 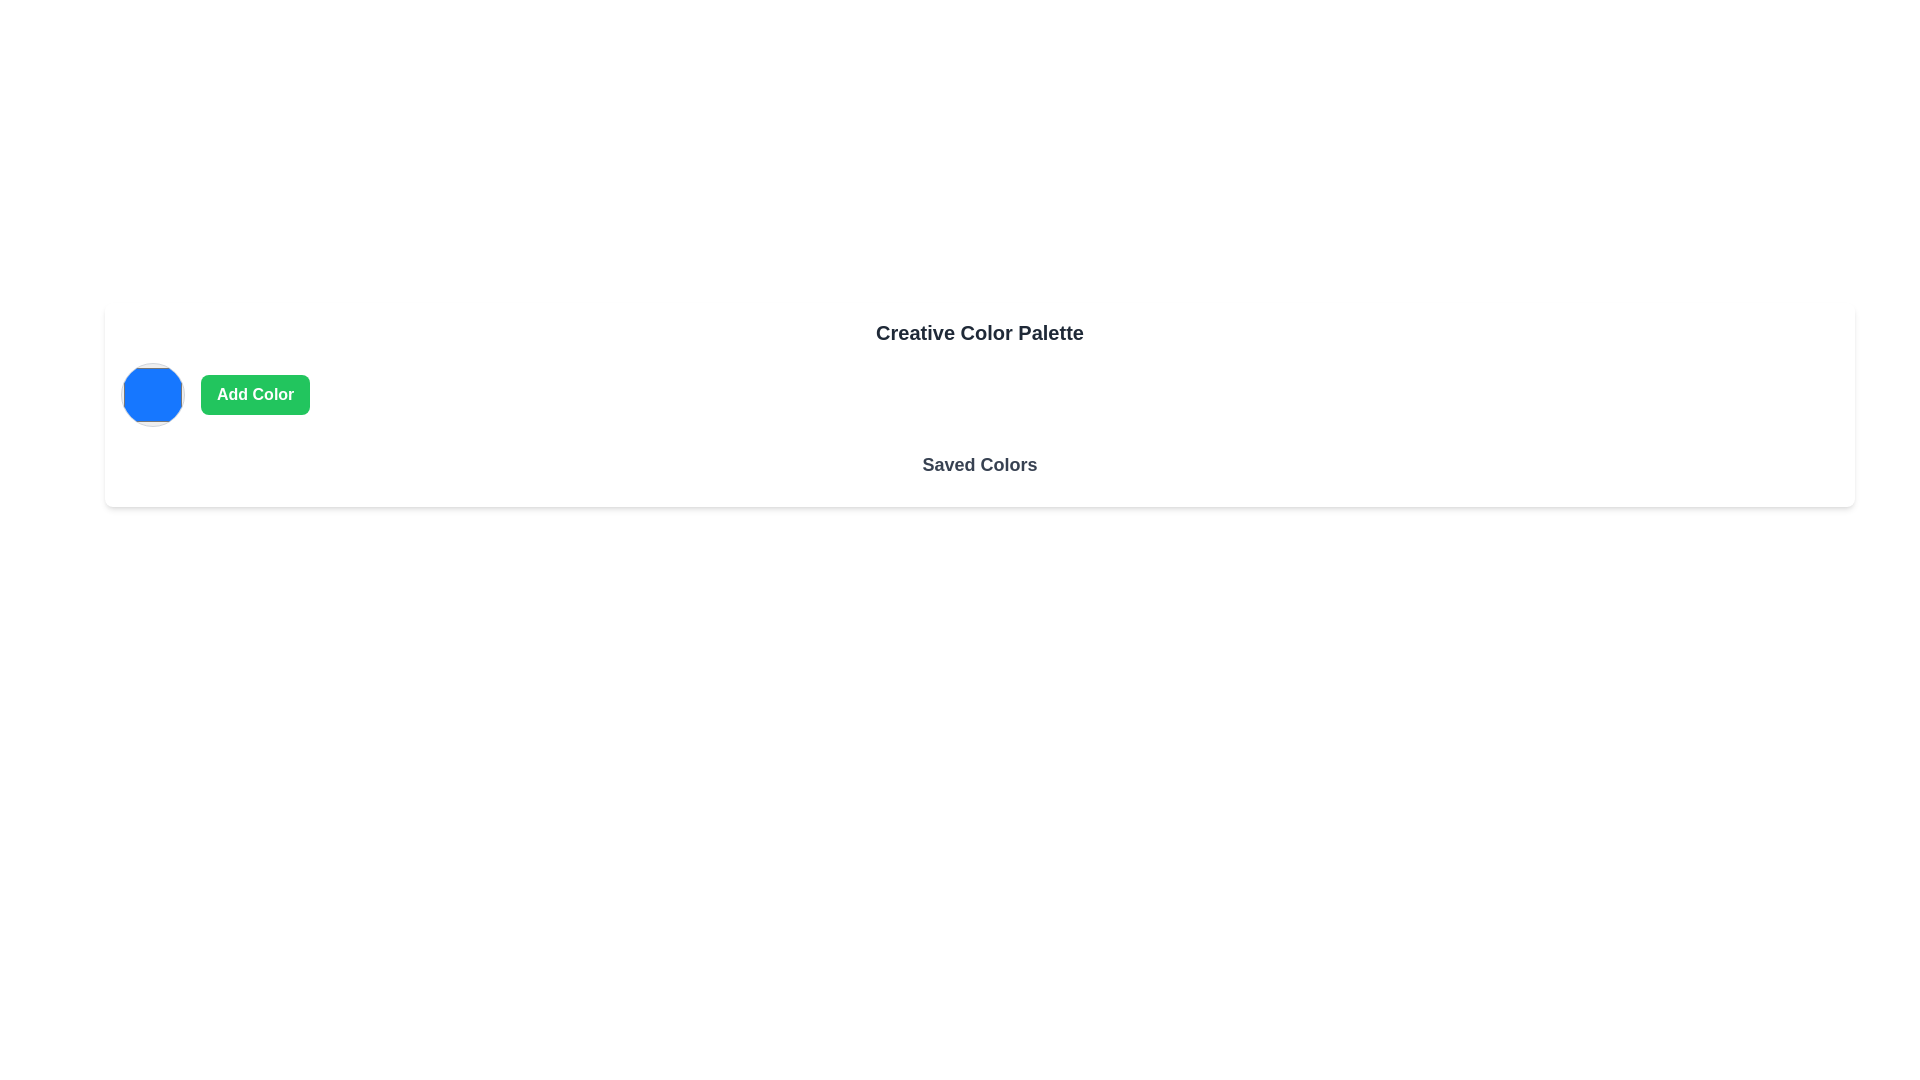 What do you see at coordinates (979, 331) in the screenshot?
I see `the text label styled with bold, extra-large font that reads 'Creative Color Palette', located at the top of its card layout` at bounding box center [979, 331].